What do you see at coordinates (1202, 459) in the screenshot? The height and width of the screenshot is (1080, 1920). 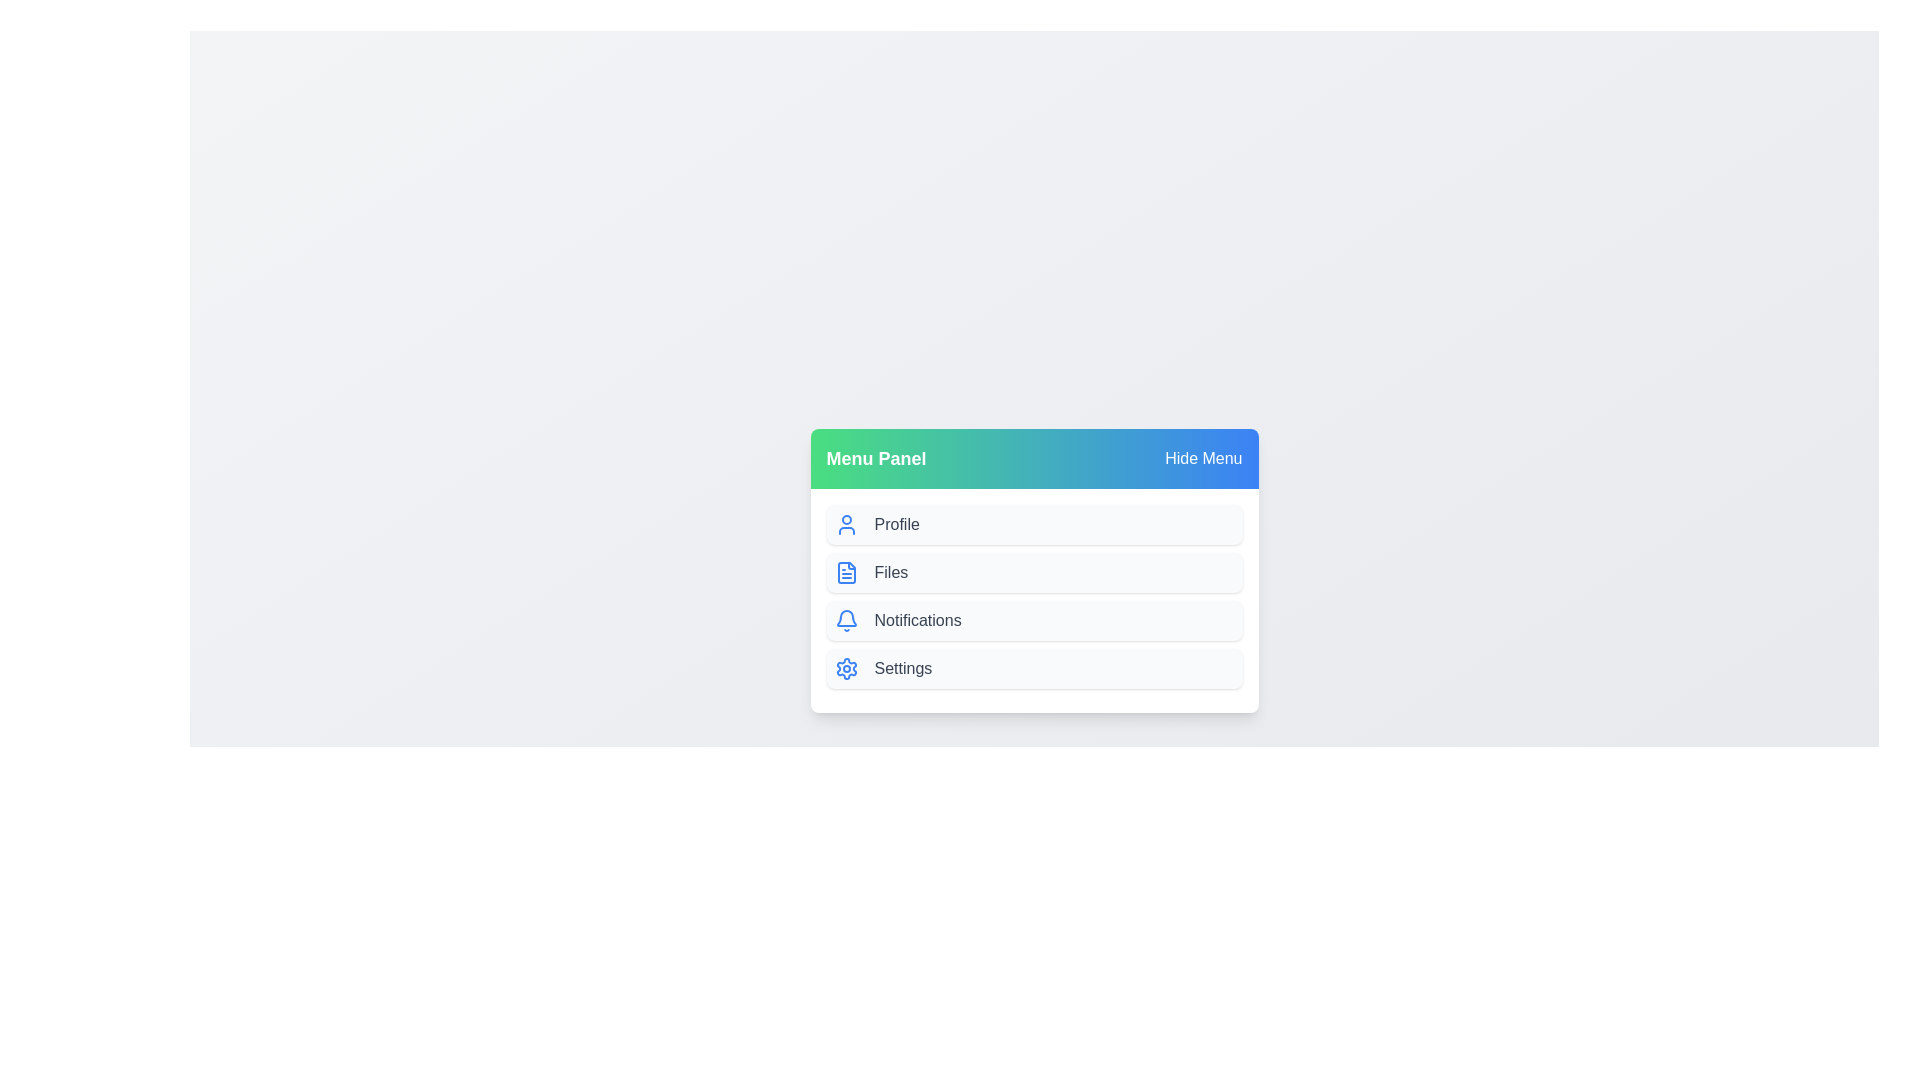 I see `the 'Hide Menu' button to toggle the menu visibility` at bounding box center [1202, 459].